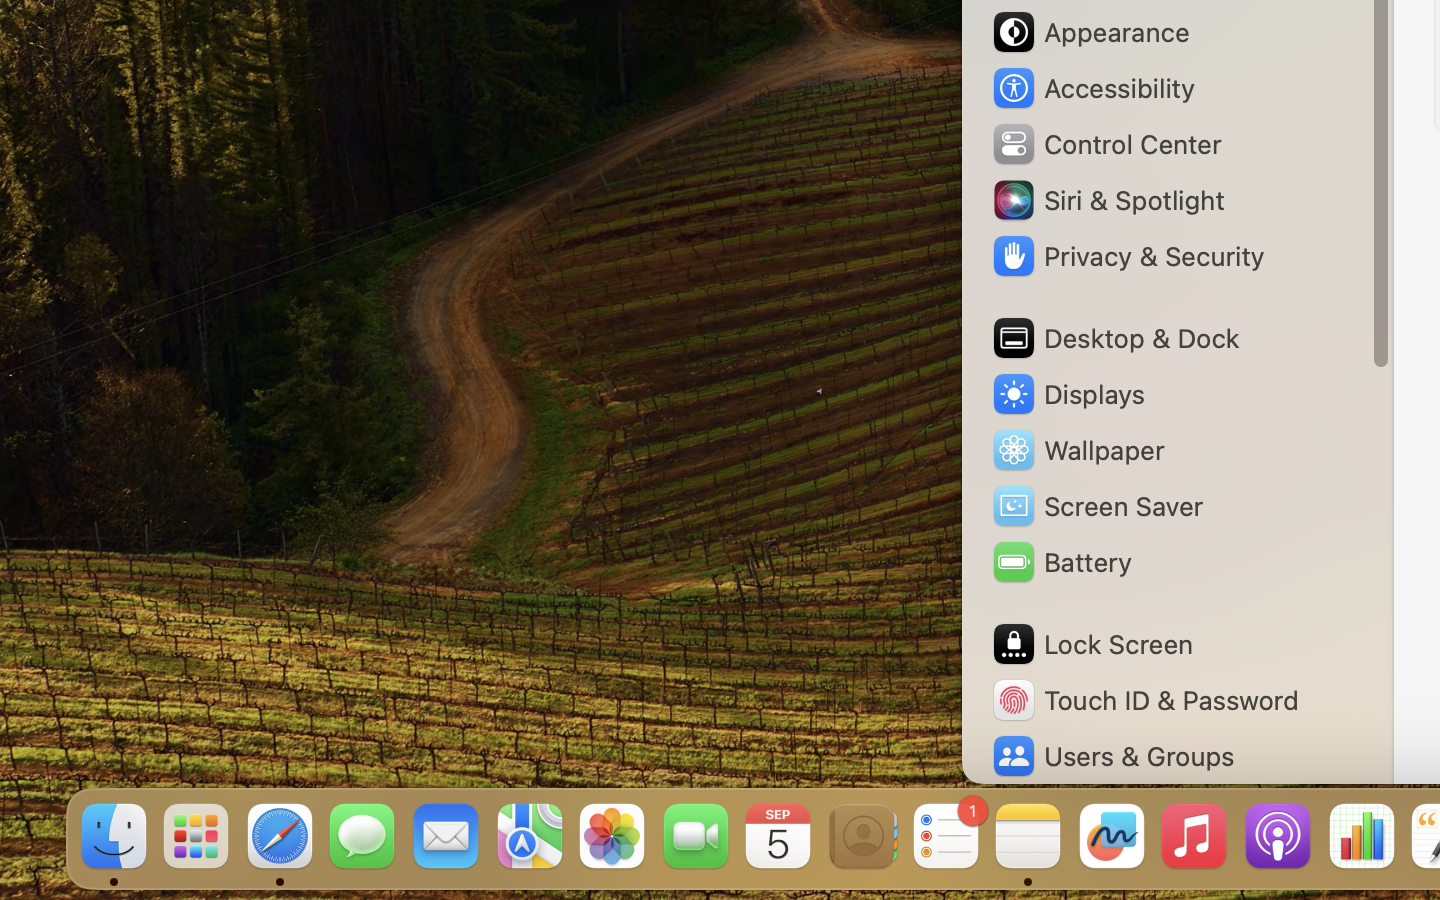 The height and width of the screenshot is (900, 1440). I want to click on 'Users & Groups', so click(1110, 755).